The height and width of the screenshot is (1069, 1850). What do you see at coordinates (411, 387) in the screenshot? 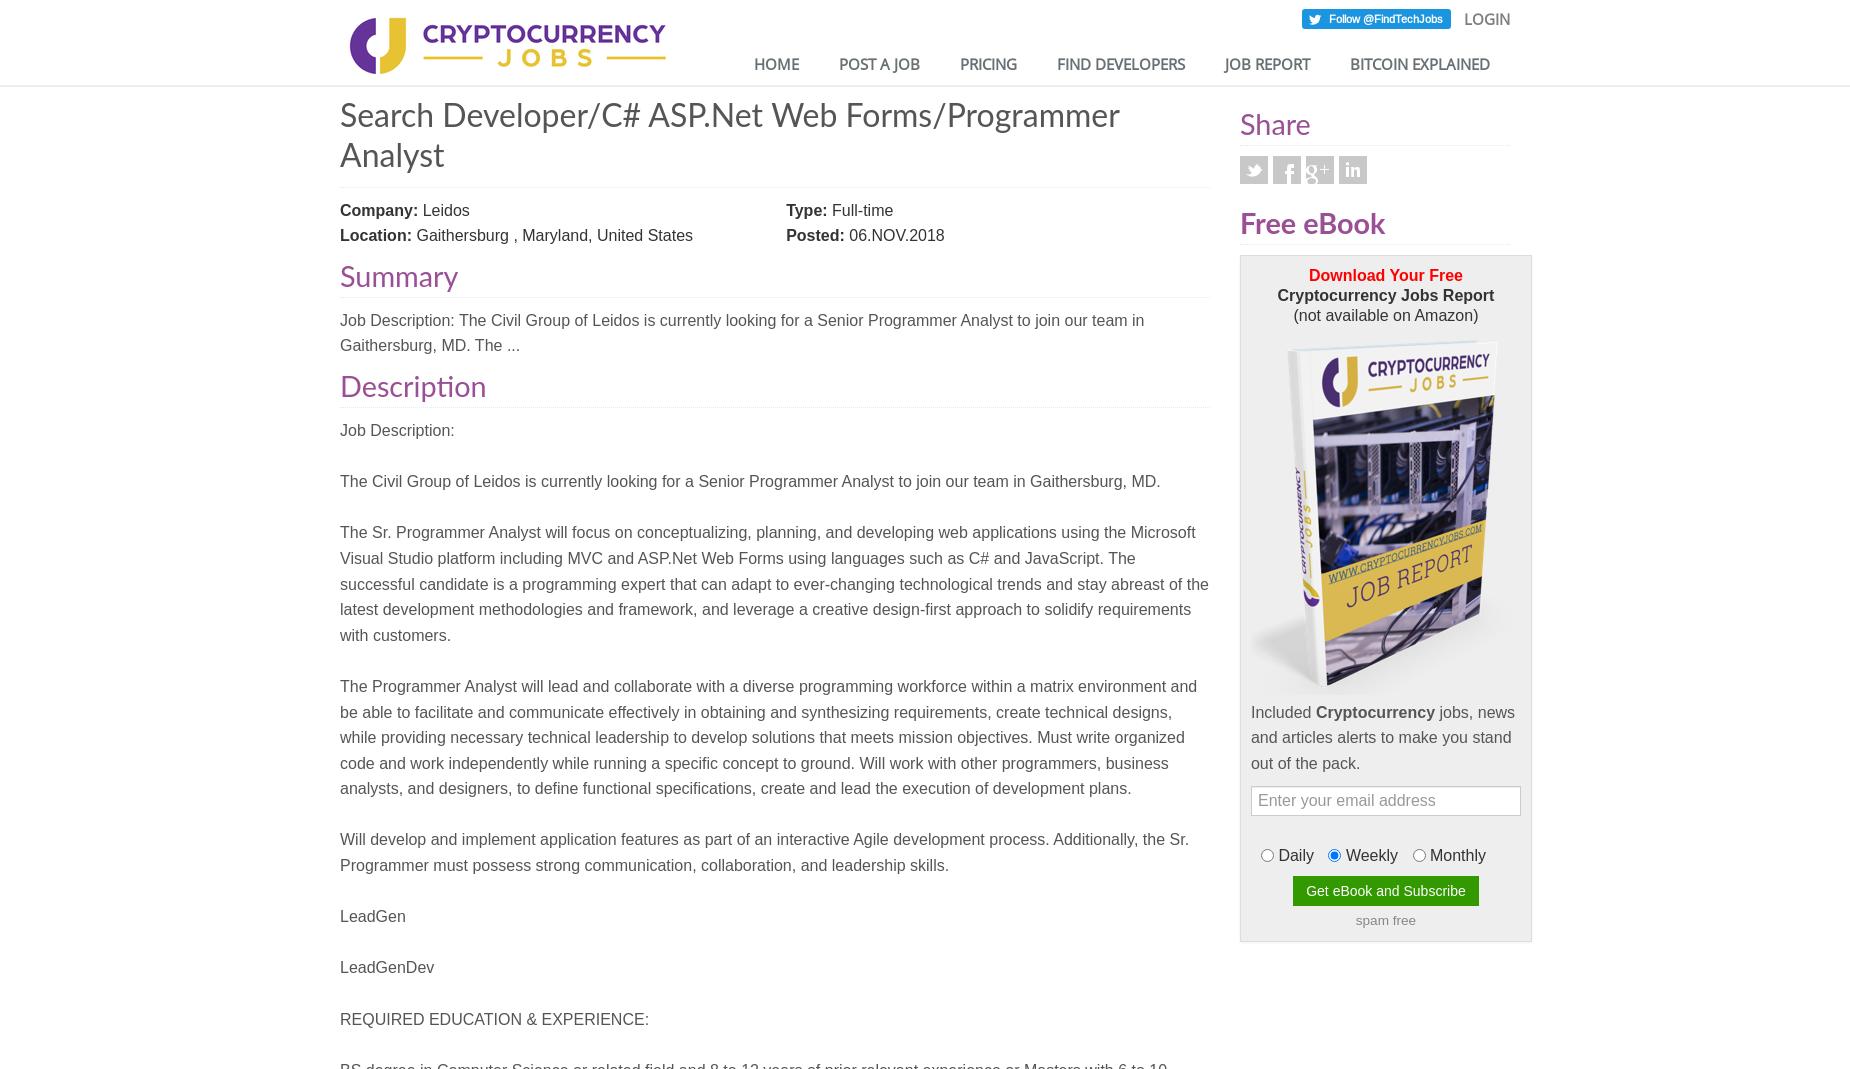
I see `'Description'` at bounding box center [411, 387].